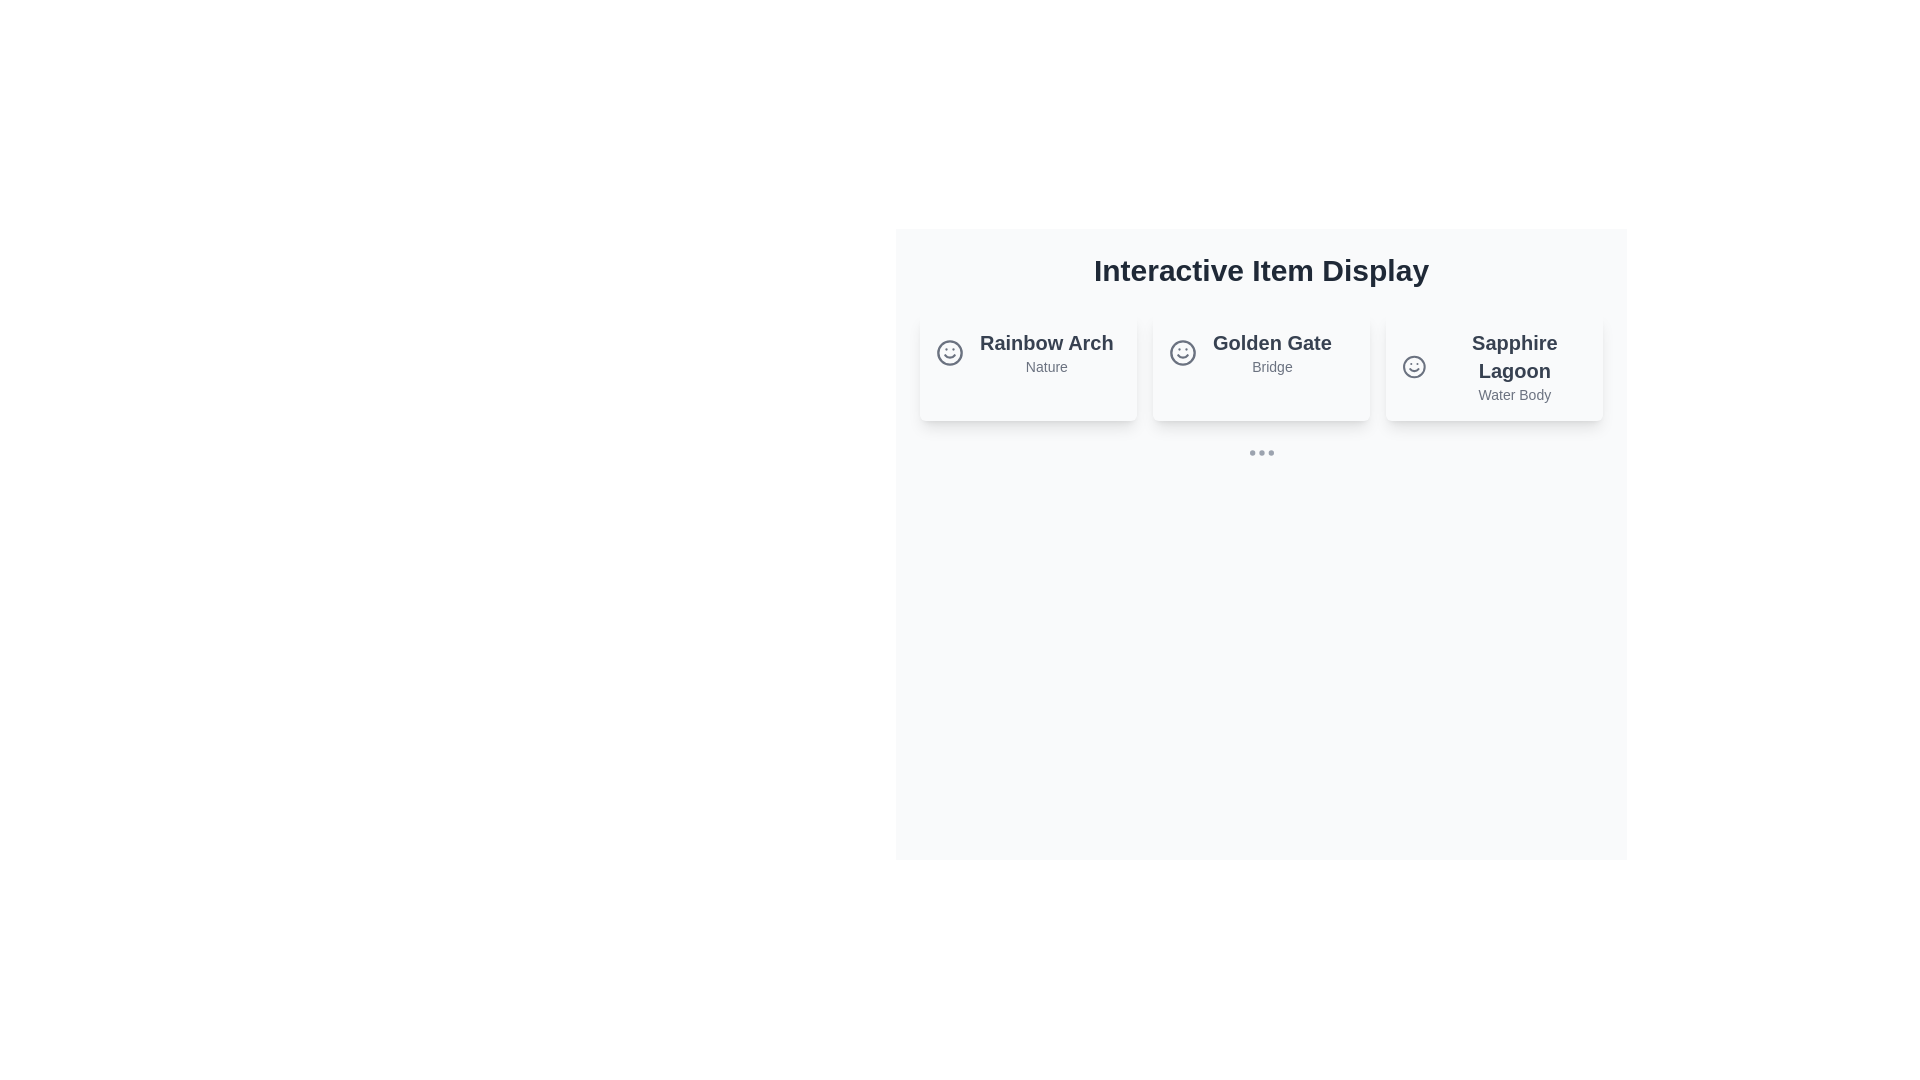 Image resolution: width=1920 pixels, height=1080 pixels. Describe the element at coordinates (1514, 366) in the screenshot. I see `the Text Block that provides information about 'Sapphire Lagoon' in the top-right card of the three horizontally aligned cards` at that location.